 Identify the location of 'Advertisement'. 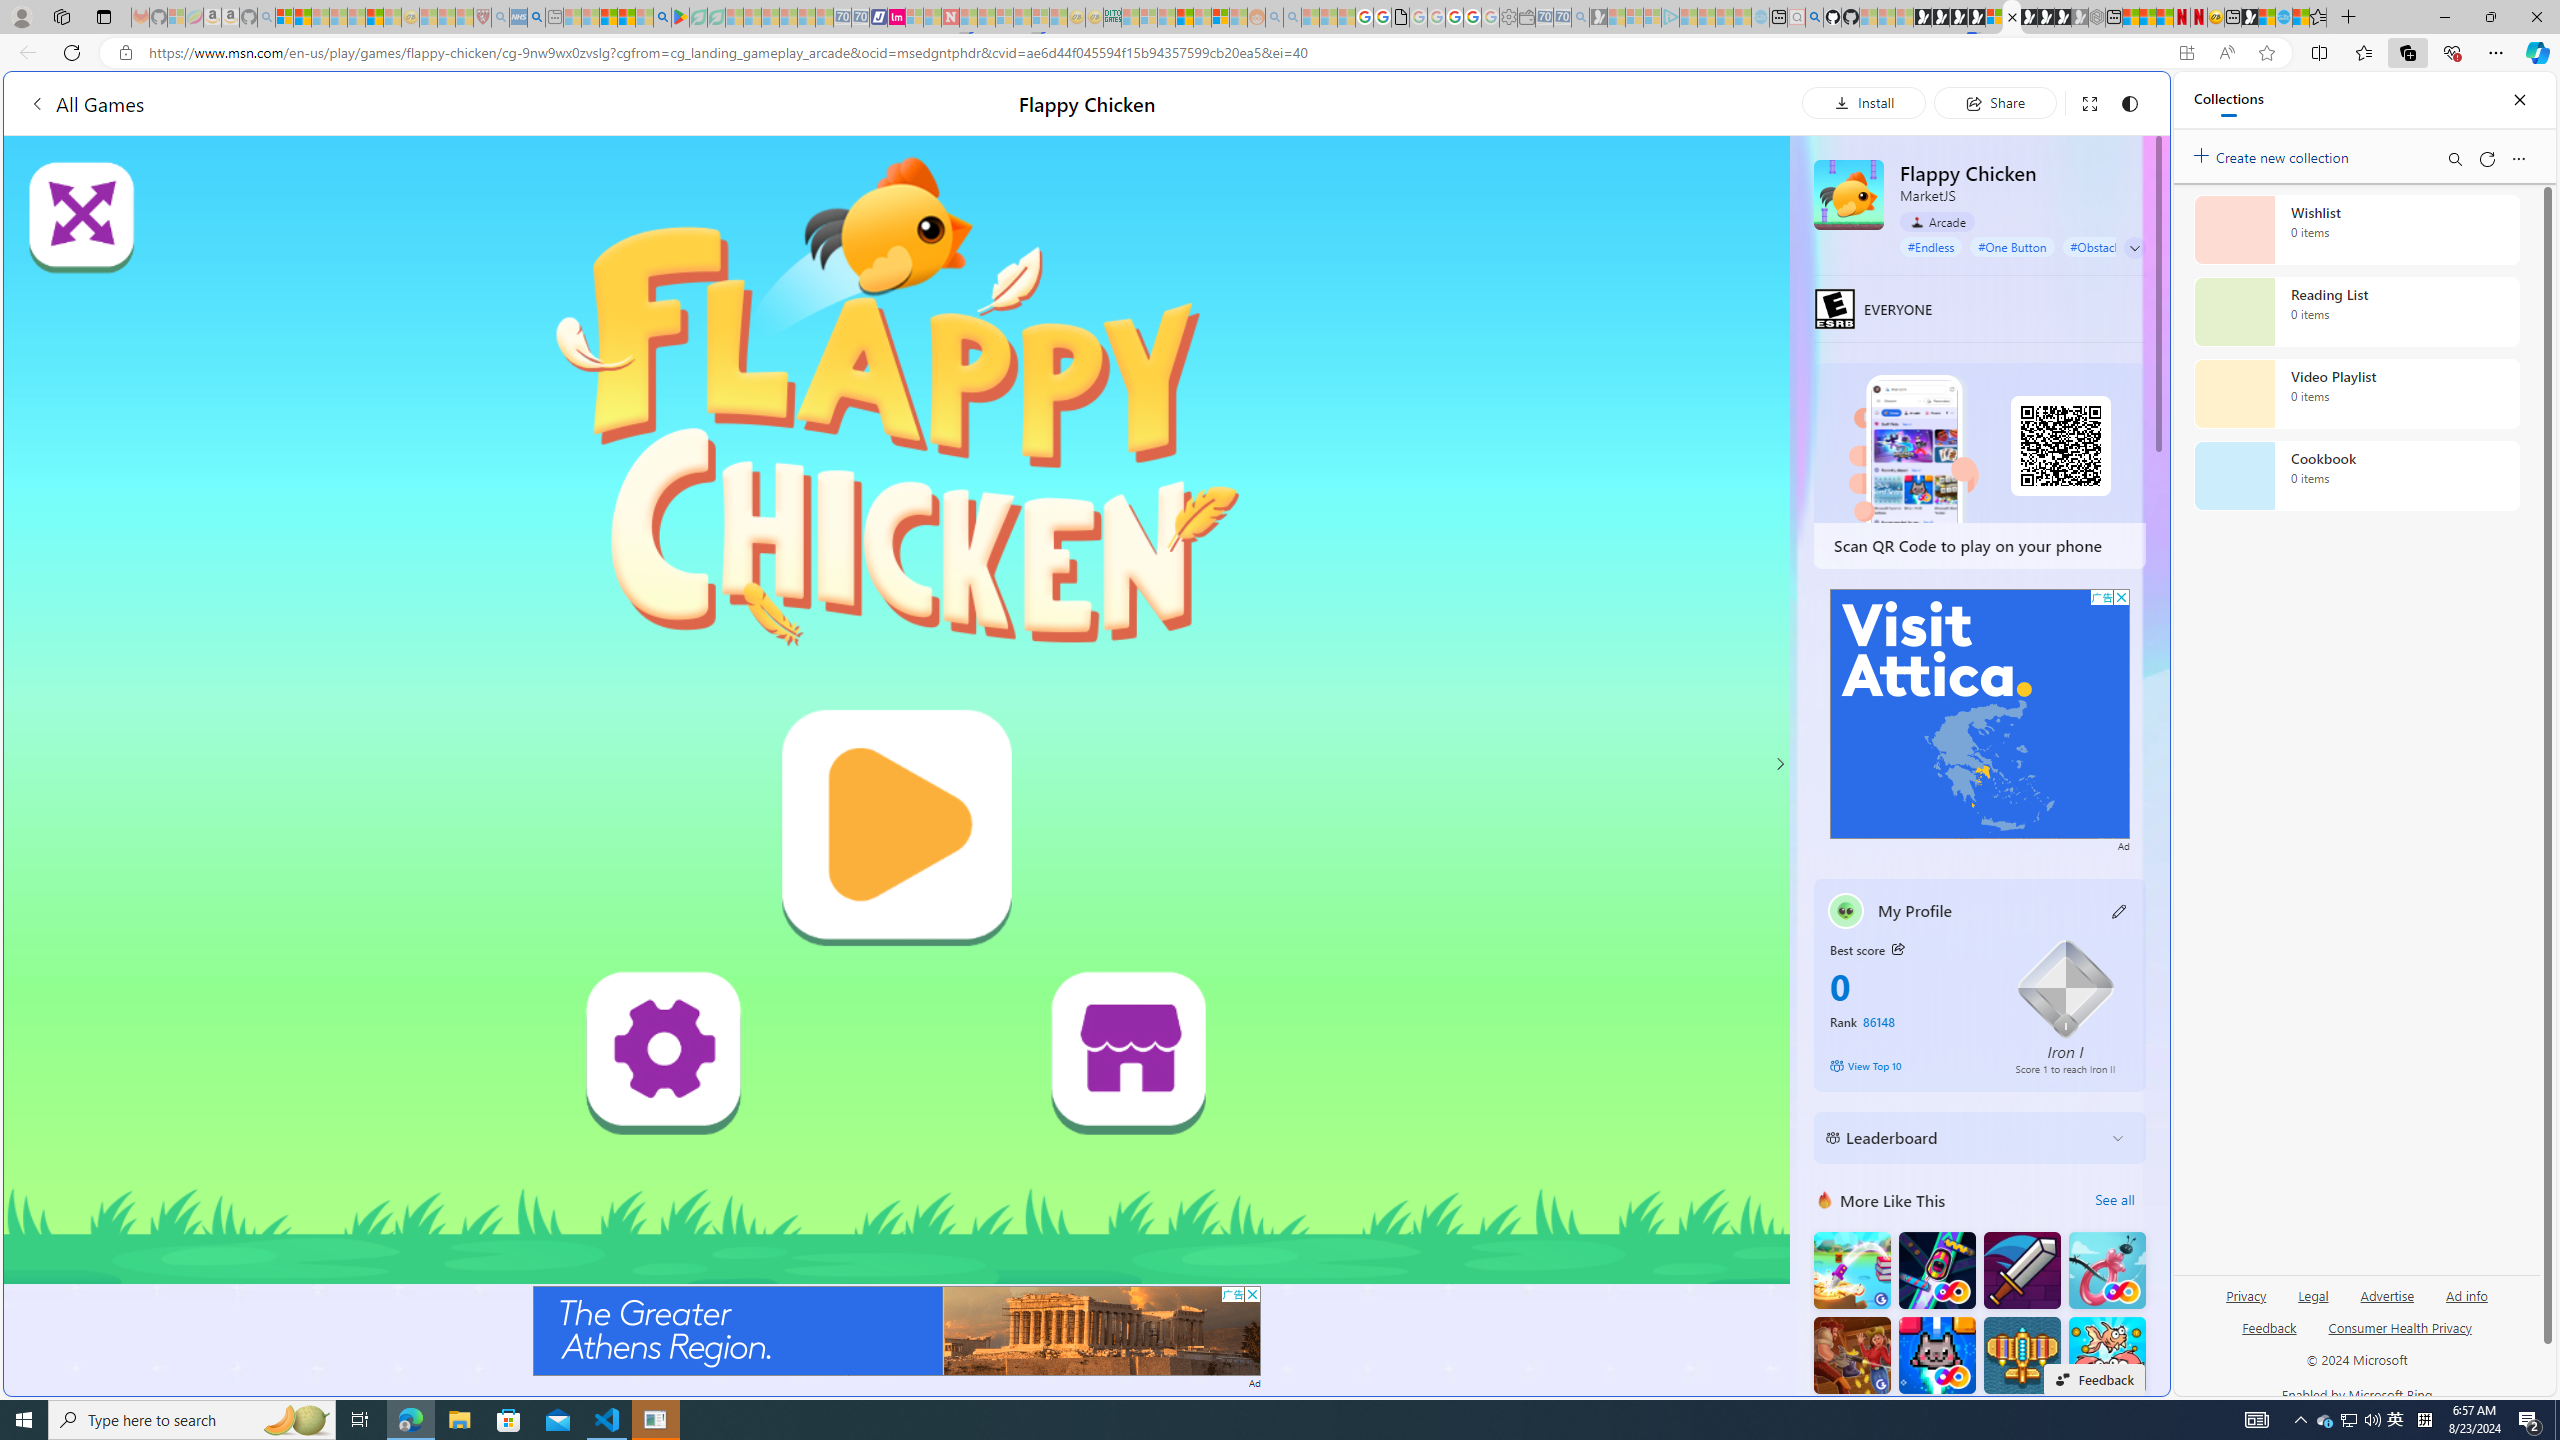
(1980, 713).